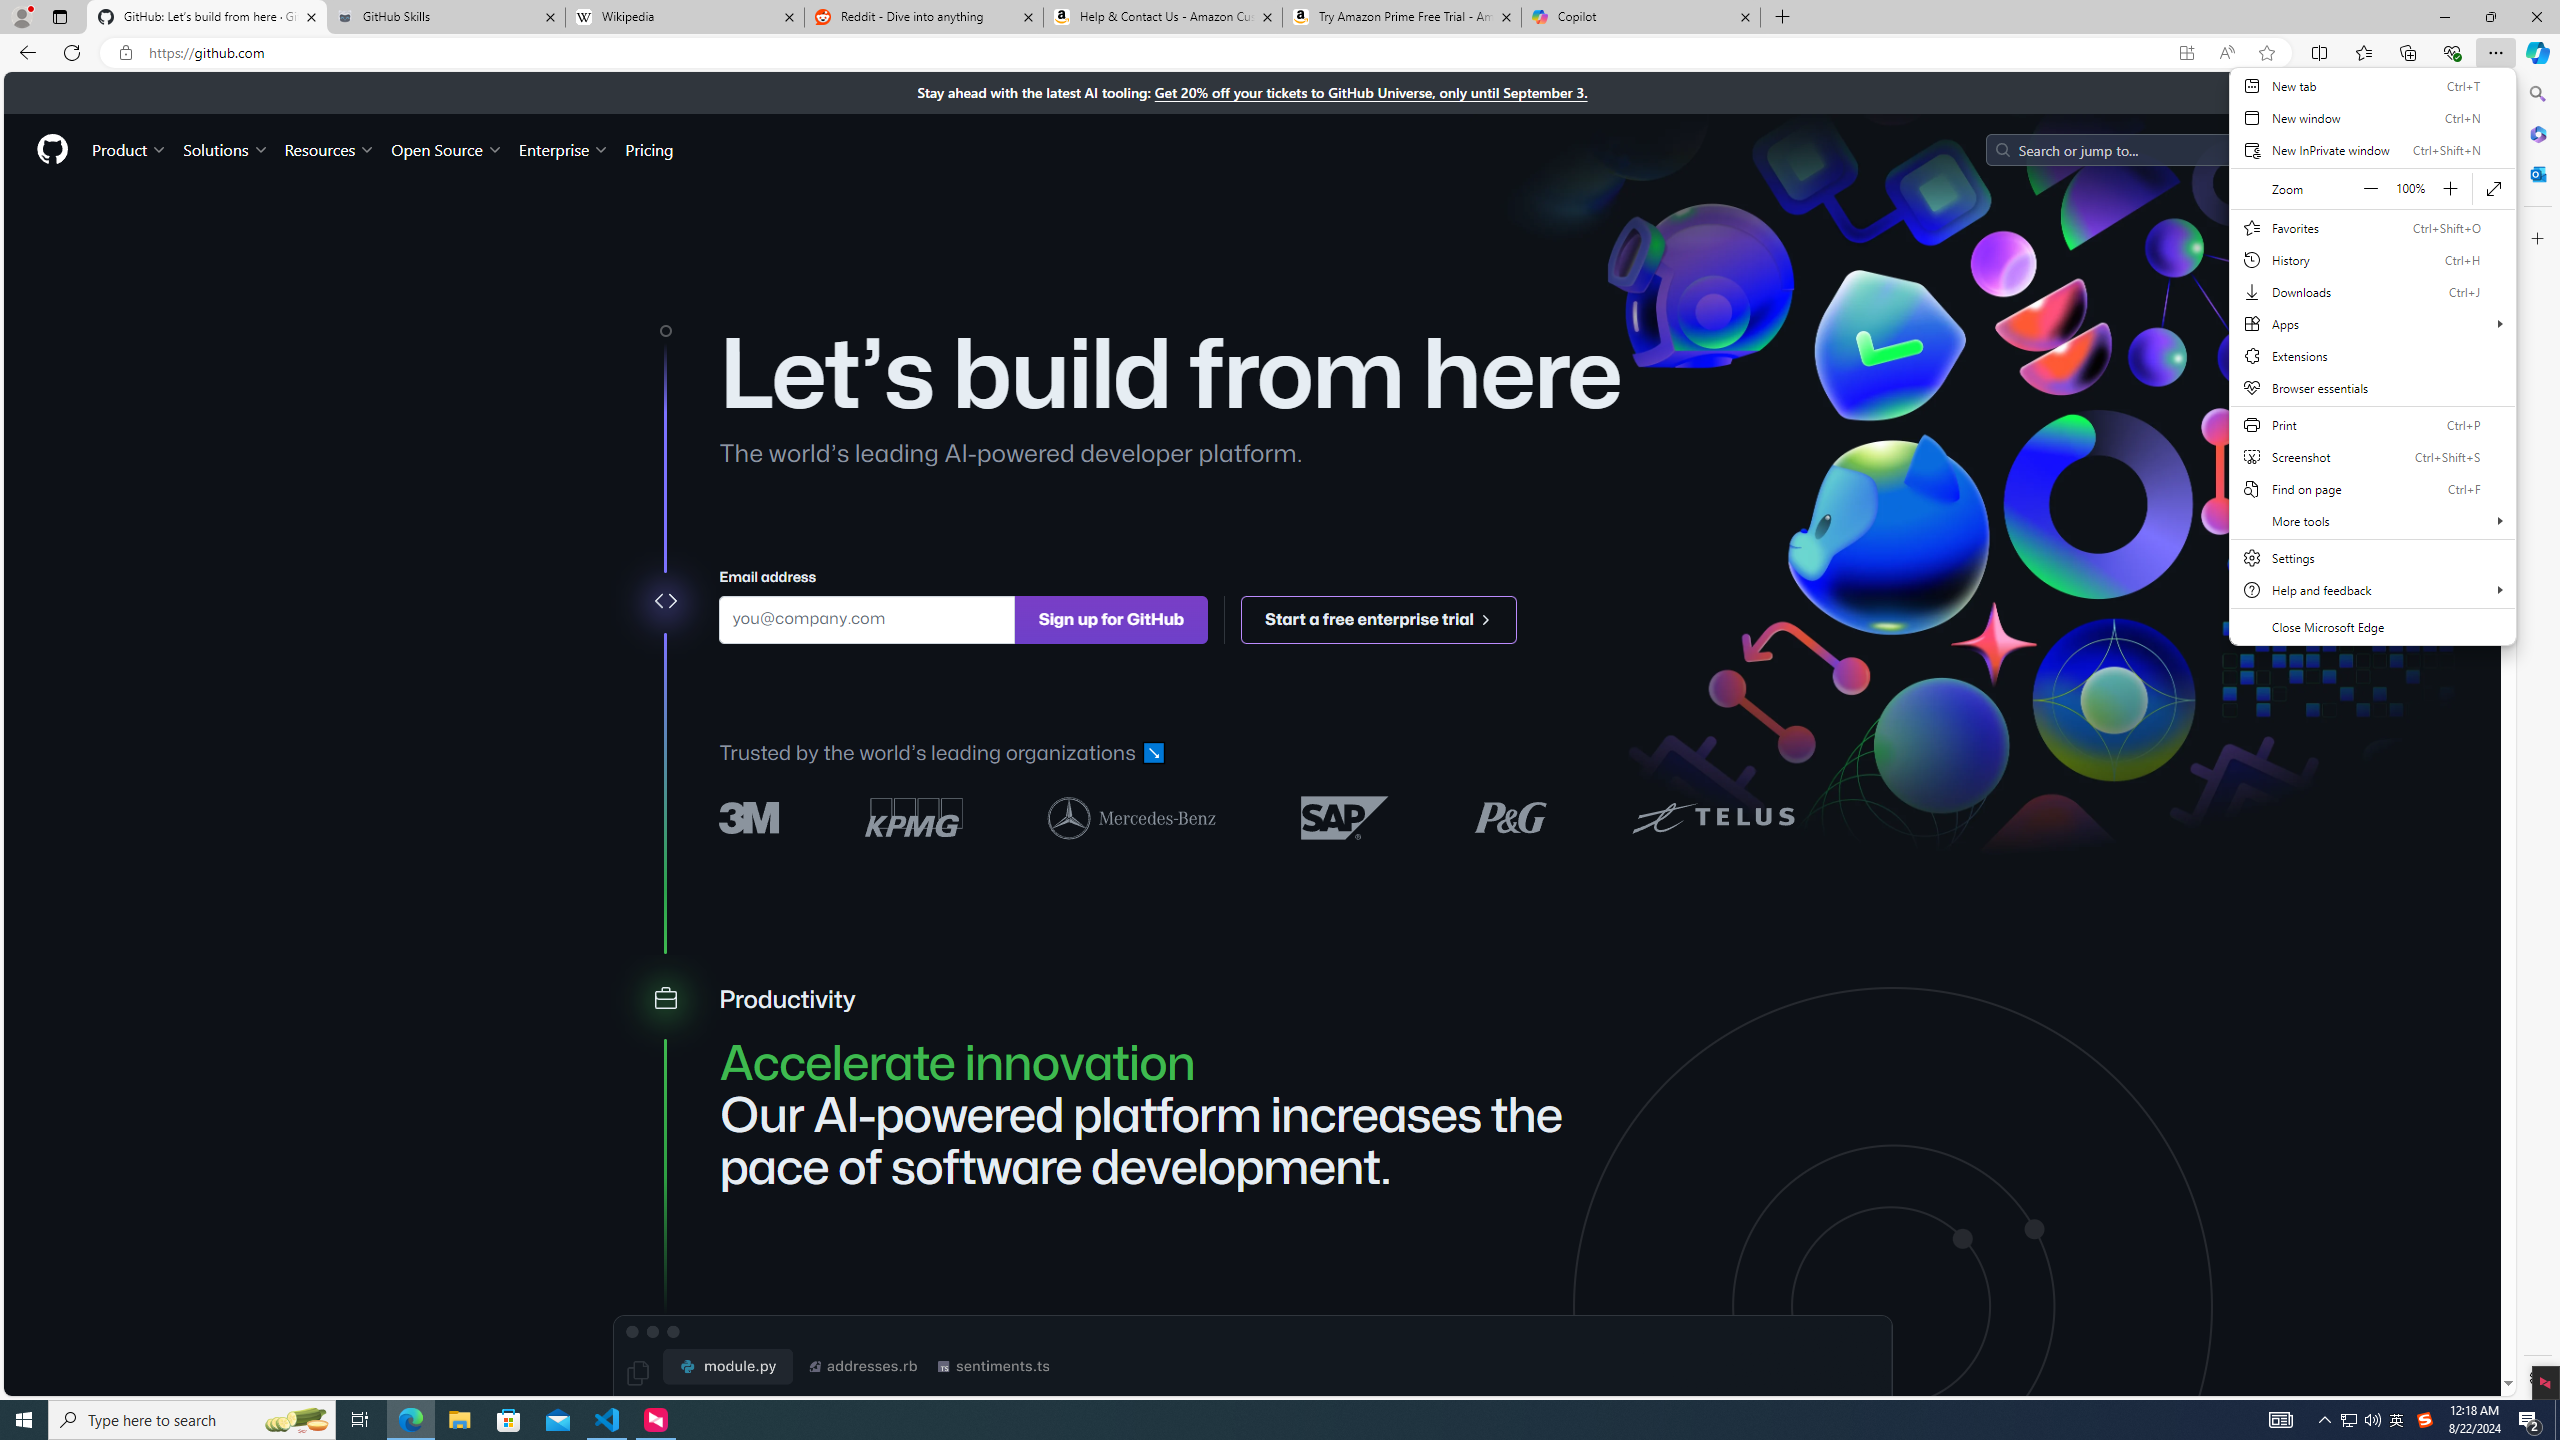 Image resolution: width=2560 pixels, height=1440 pixels. What do you see at coordinates (448, 149) in the screenshot?
I see `'Open Source'` at bounding box center [448, 149].